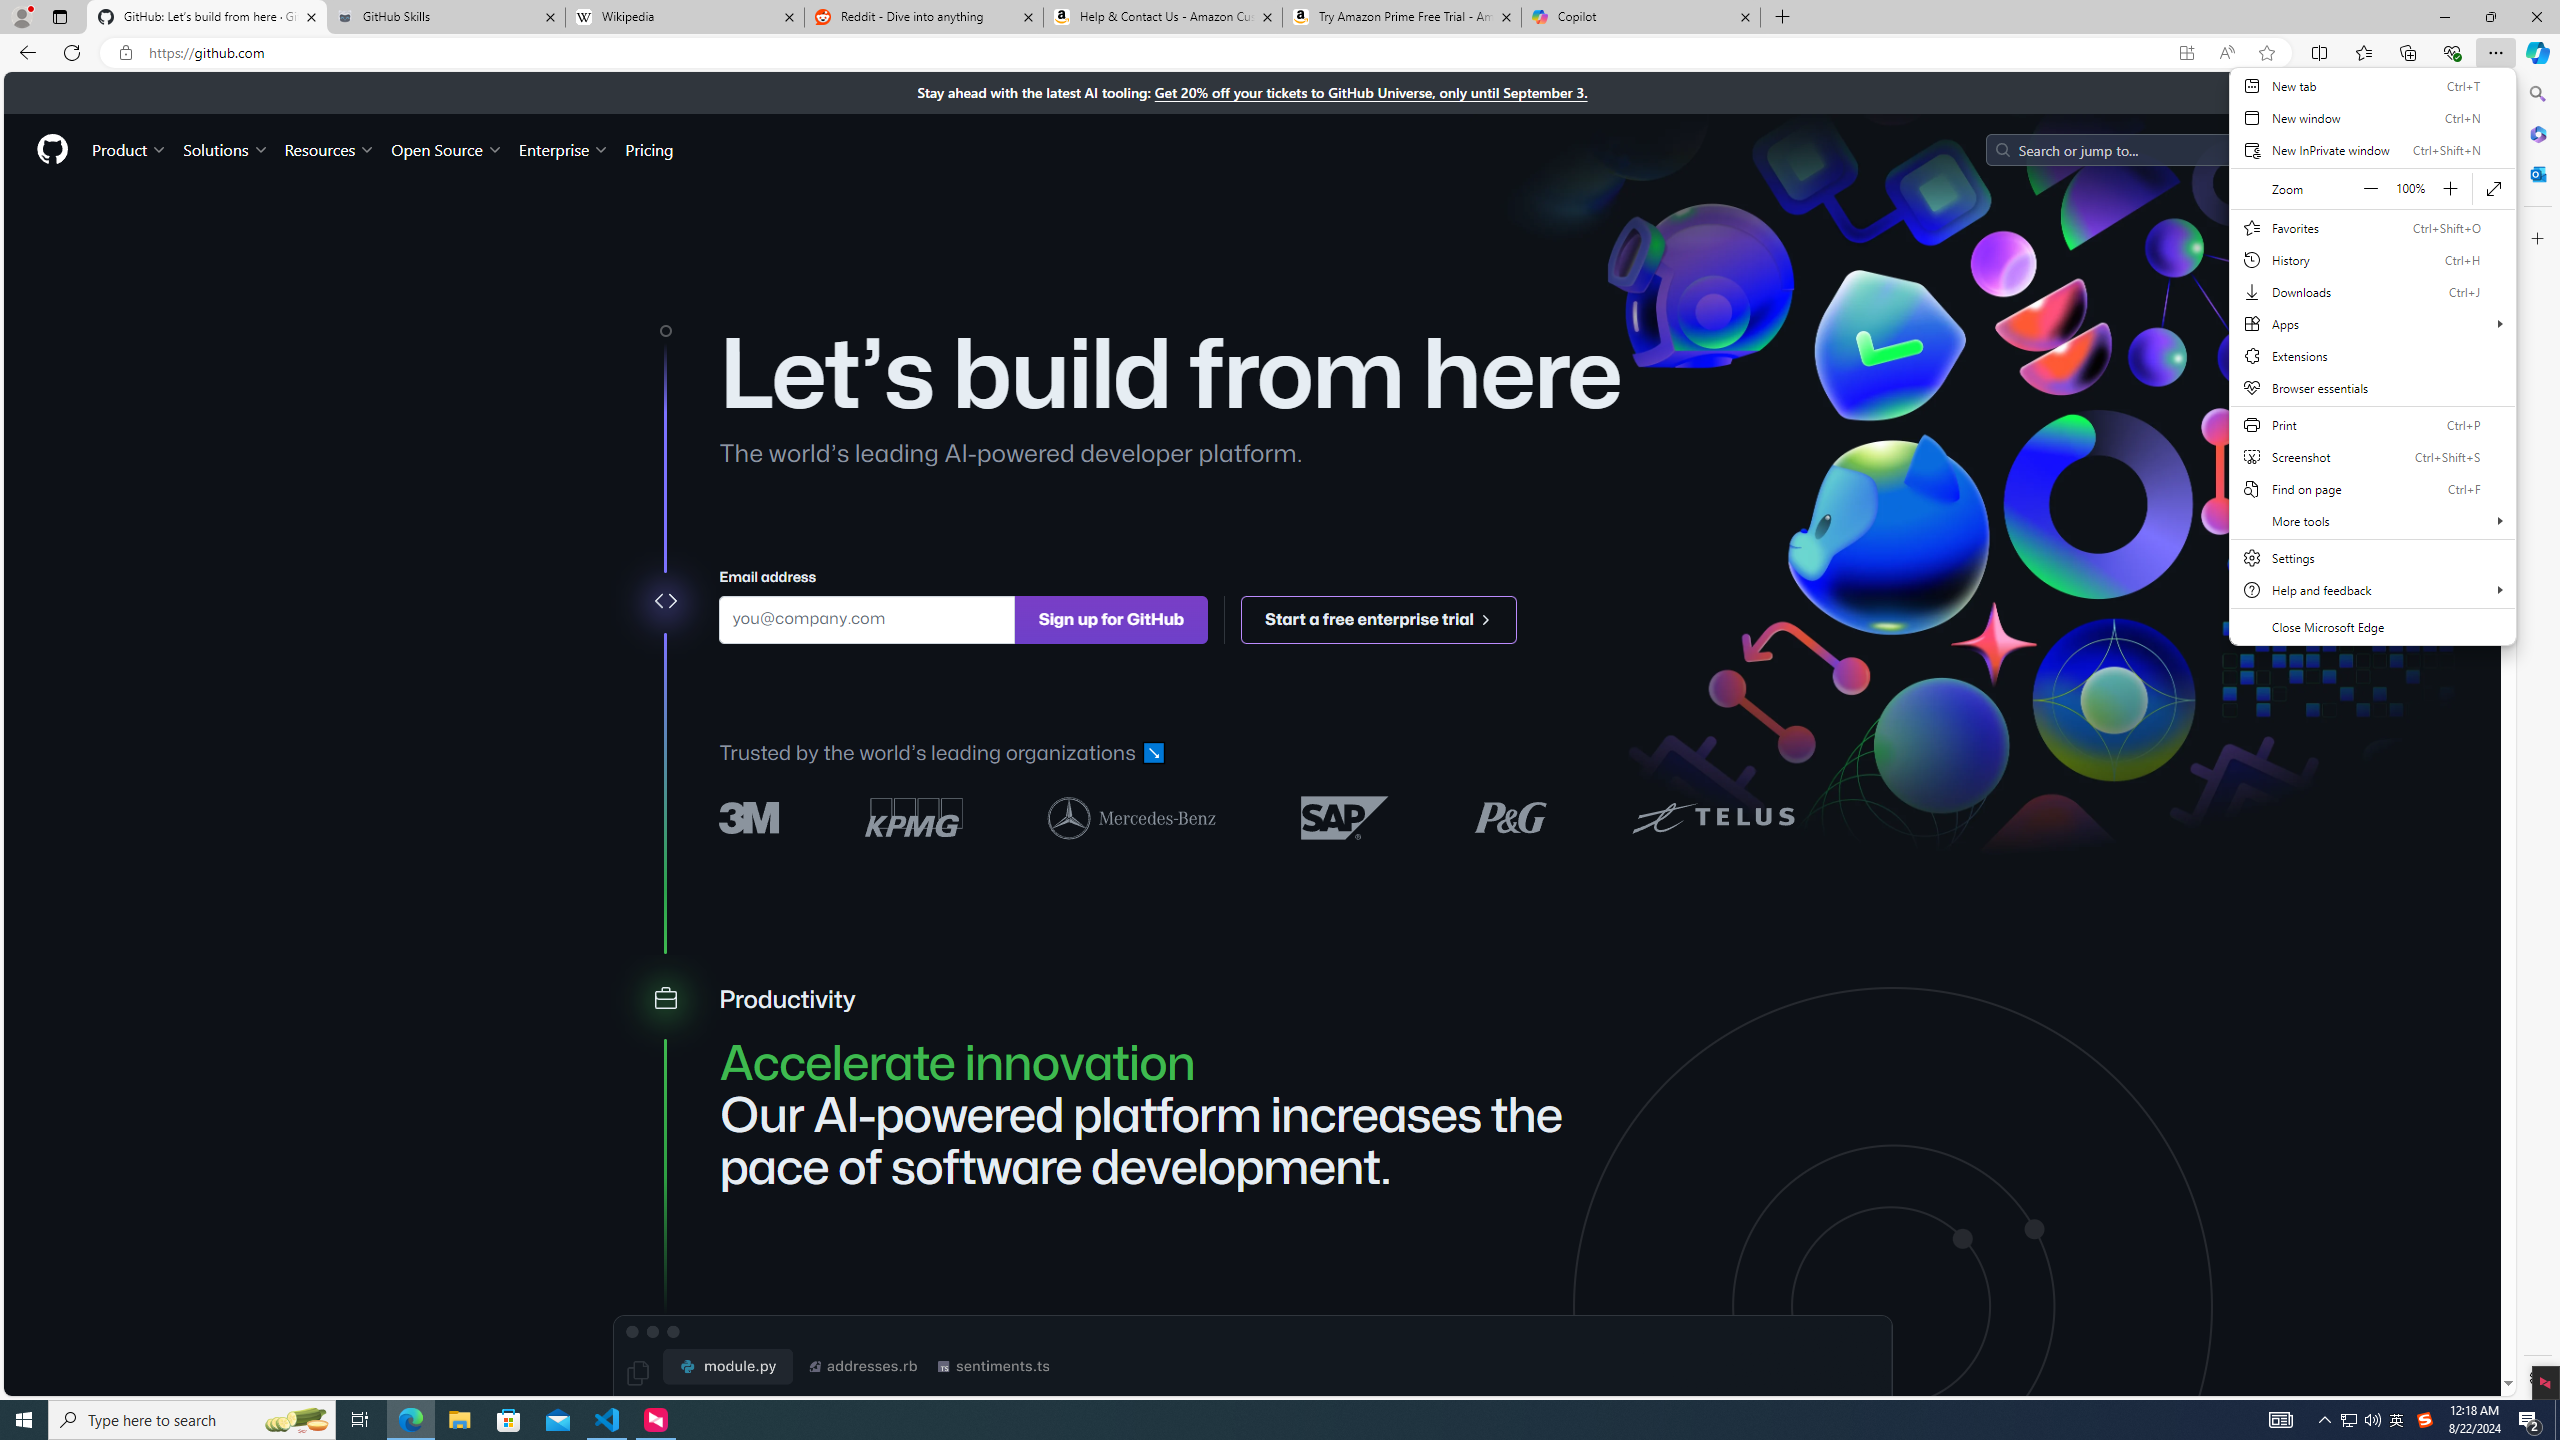 Image resolution: width=2560 pixels, height=1440 pixels. What do you see at coordinates (448, 149) in the screenshot?
I see `'Open Source'` at bounding box center [448, 149].